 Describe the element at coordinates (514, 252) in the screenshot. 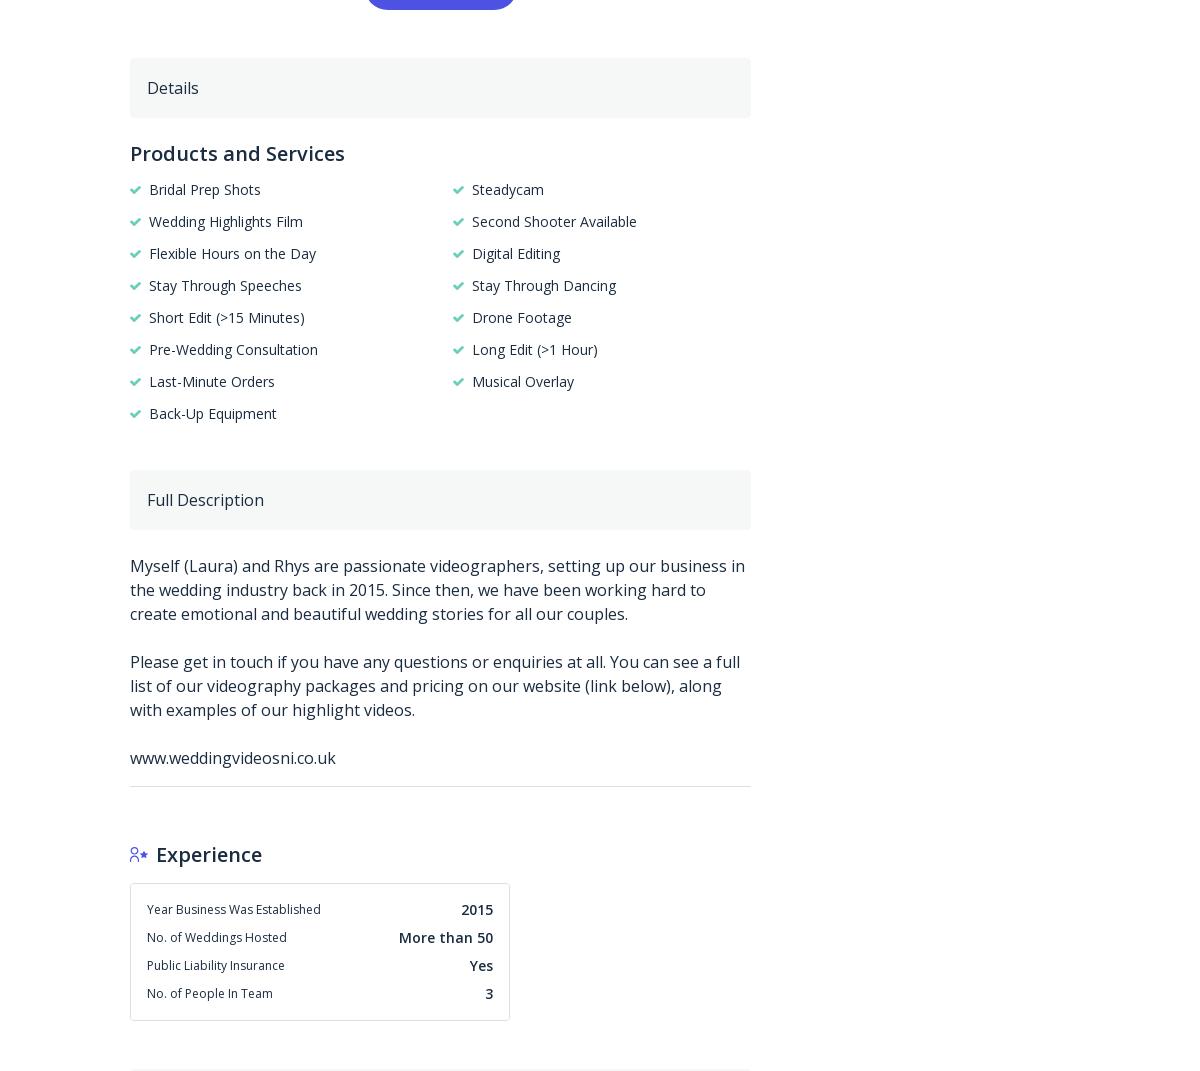

I see `'Digital Editing'` at that location.